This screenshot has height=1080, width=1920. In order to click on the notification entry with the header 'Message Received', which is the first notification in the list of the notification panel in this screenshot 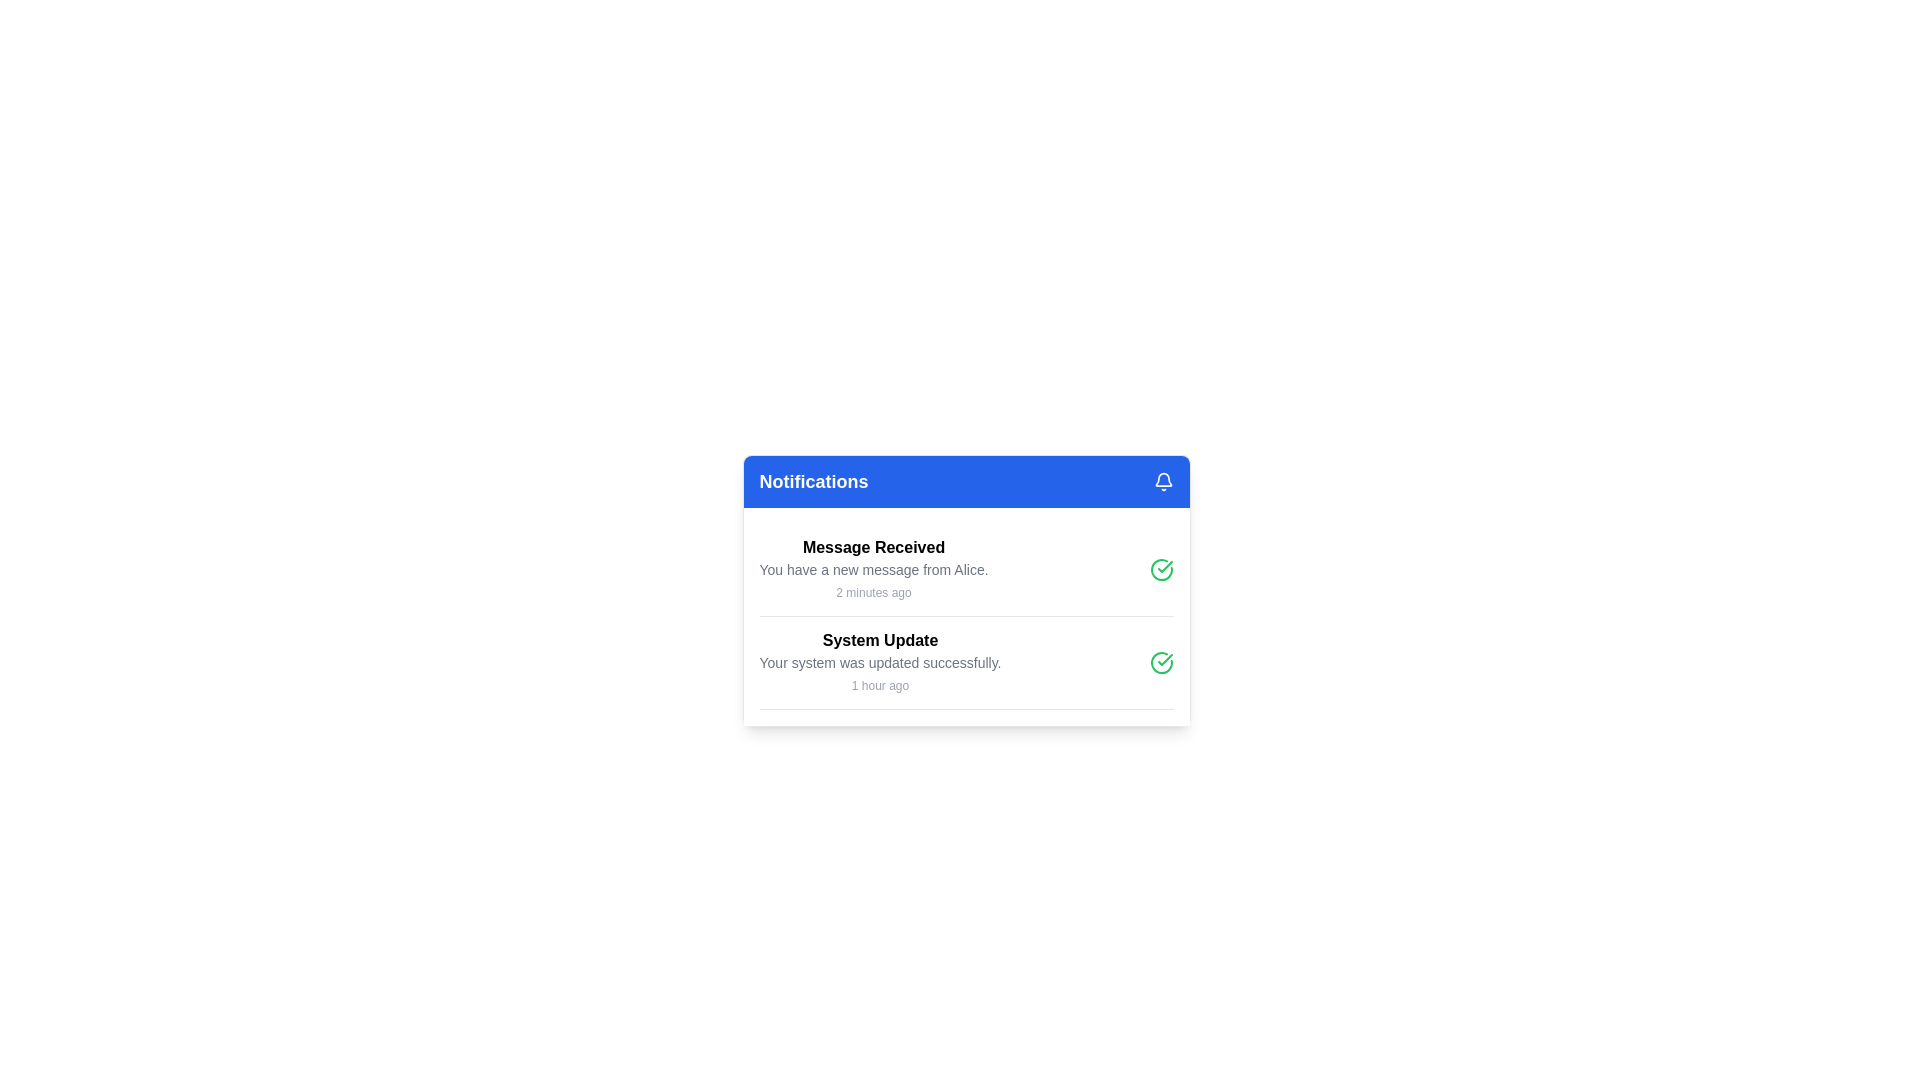, I will do `click(873, 570)`.